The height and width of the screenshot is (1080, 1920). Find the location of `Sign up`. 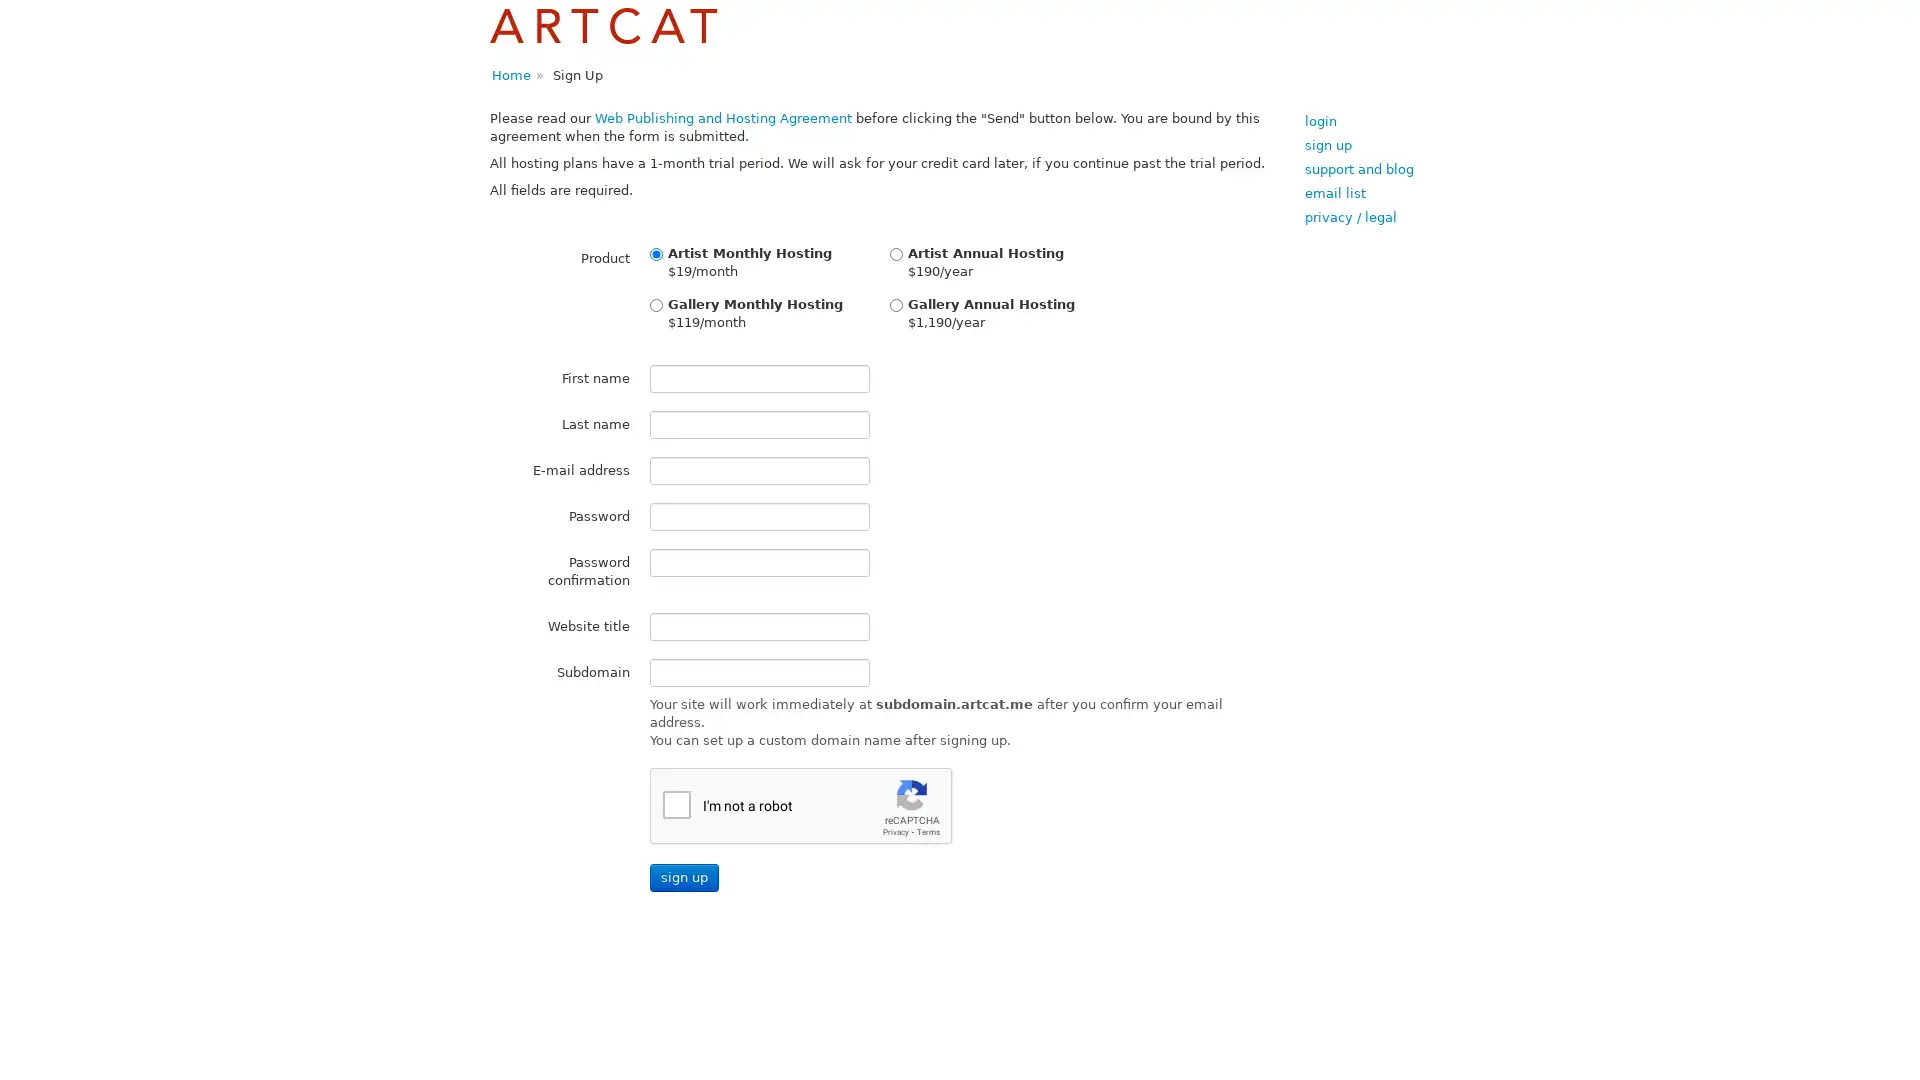

Sign up is located at coordinates (684, 877).